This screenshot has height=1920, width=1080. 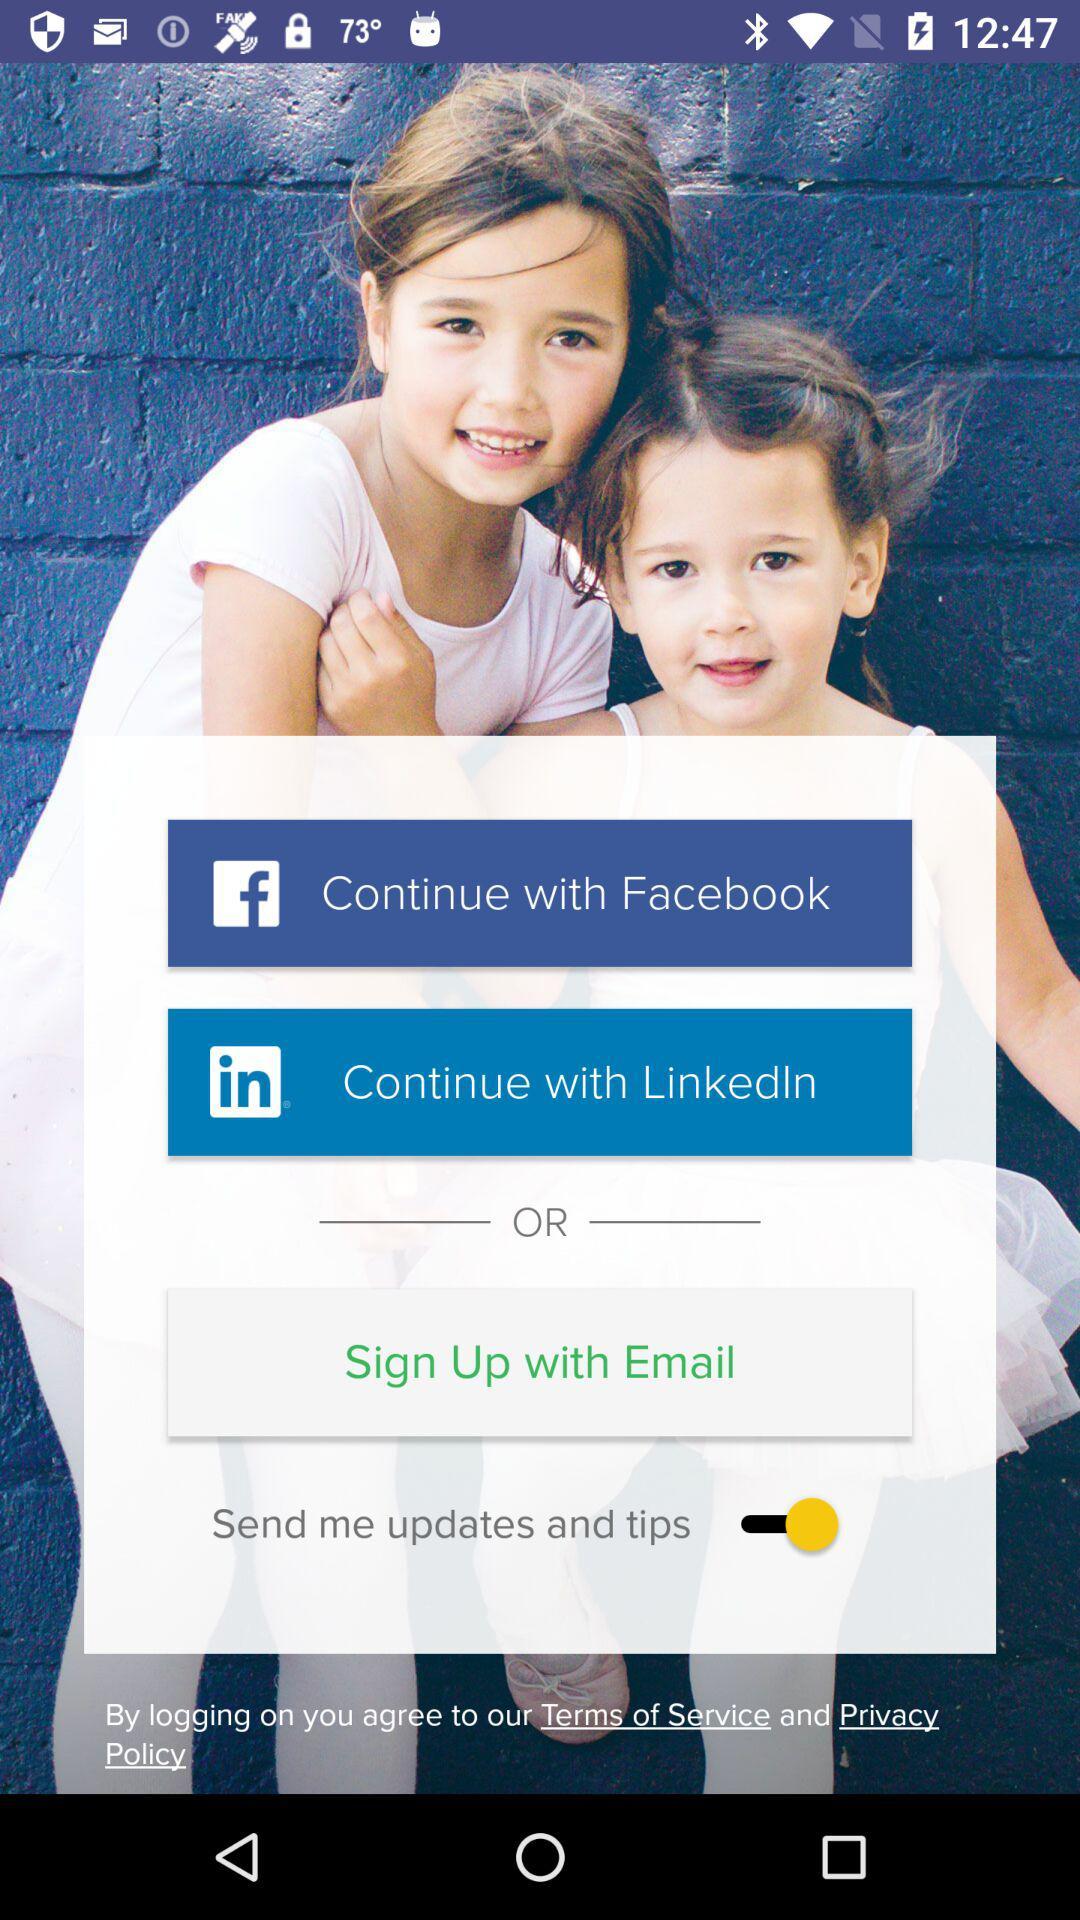 I want to click on the item below the or icon, so click(x=540, y=1361).